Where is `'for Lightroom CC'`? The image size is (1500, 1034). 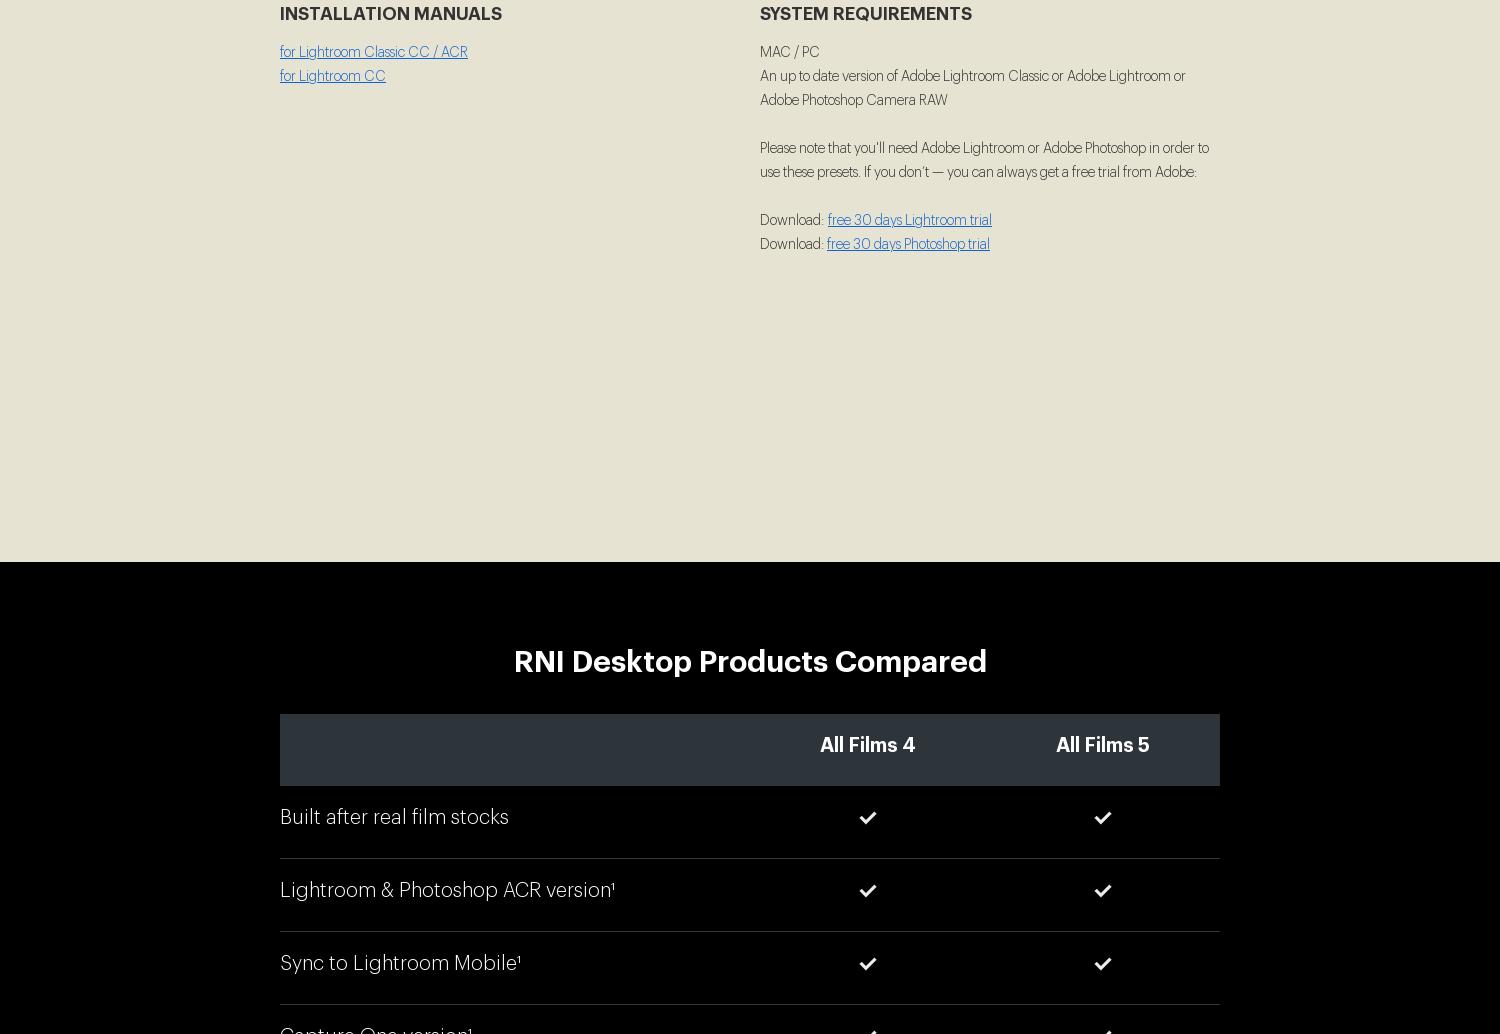 'for Lightroom CC' is located at coordinates (332, 77).